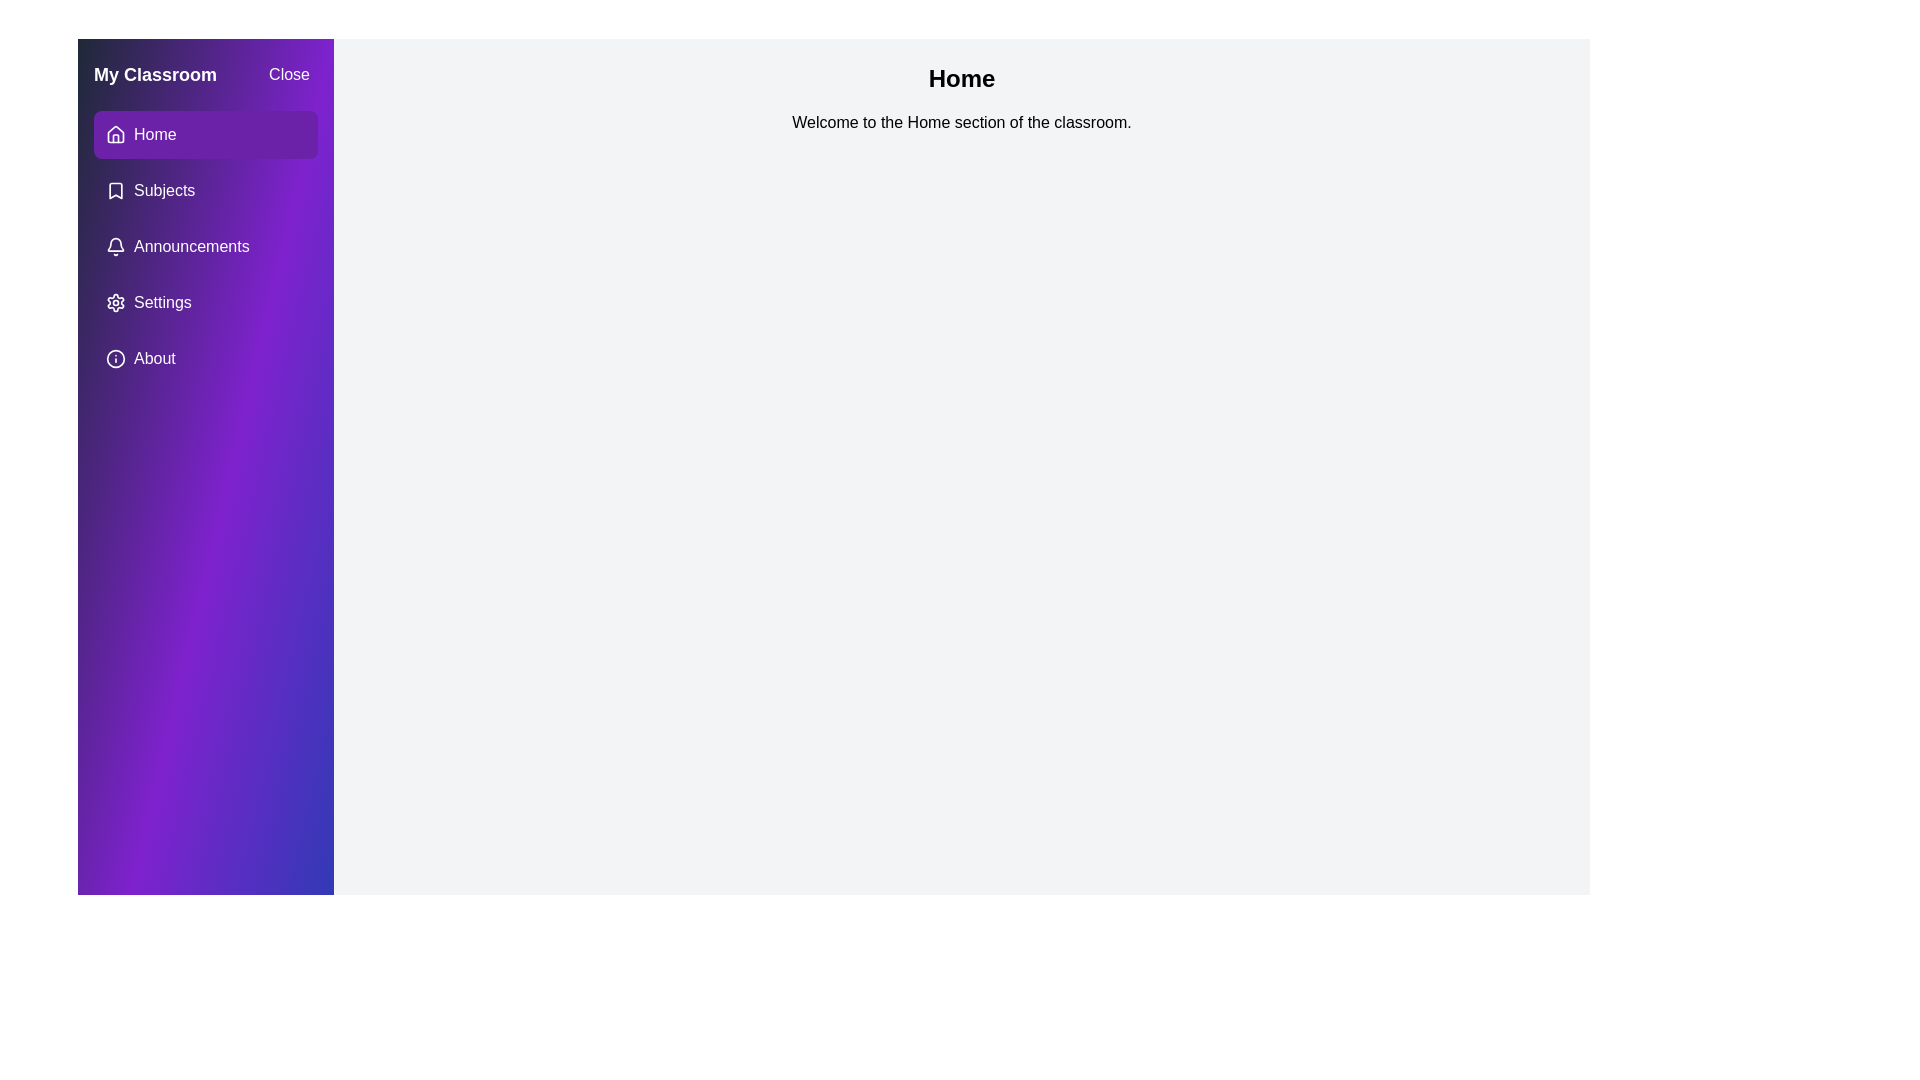 The image size is (1920, 1080). I want to click on the 'Close' button to toggle the drawer visibility, so click(287, 73).